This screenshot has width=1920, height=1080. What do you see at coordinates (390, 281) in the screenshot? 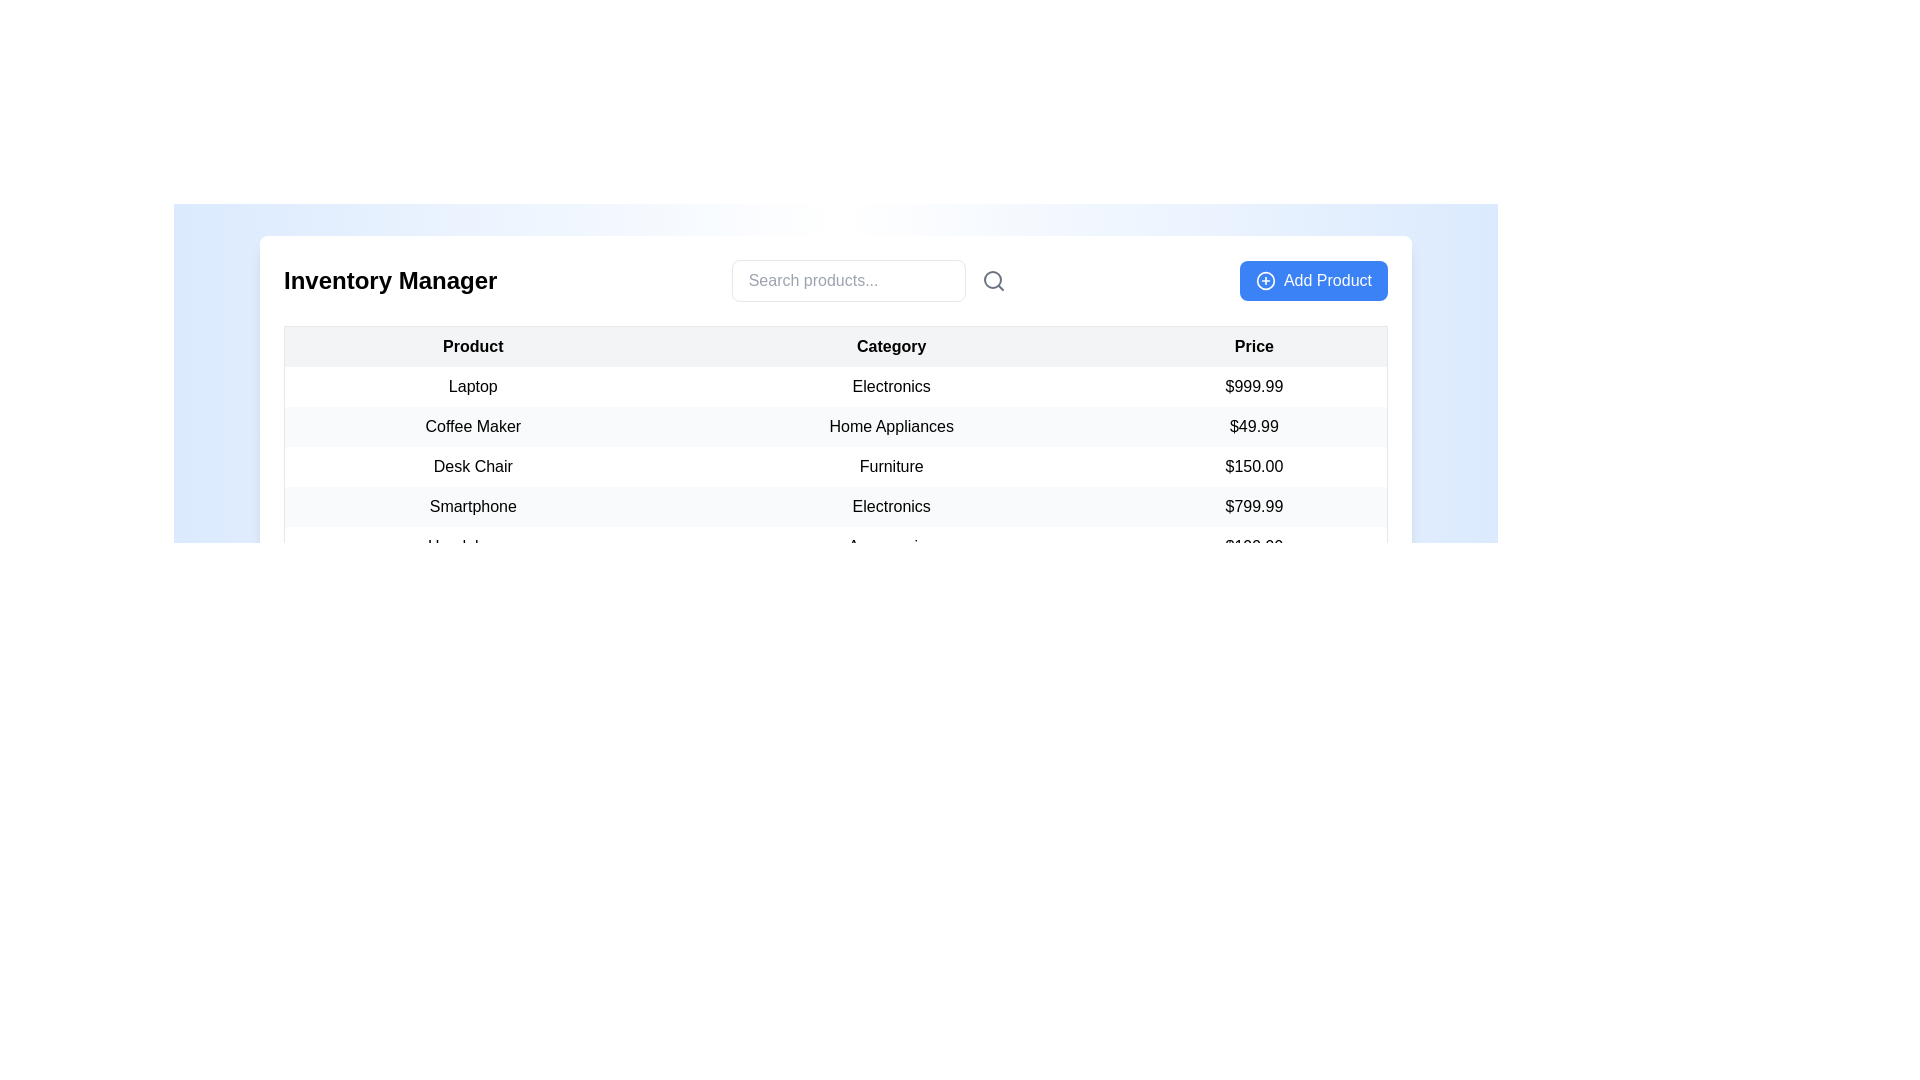
I see `the Text Label located at the top-left corner of the inventory management section, which serves as a title or header for the page` at bounding box center [390, 281].